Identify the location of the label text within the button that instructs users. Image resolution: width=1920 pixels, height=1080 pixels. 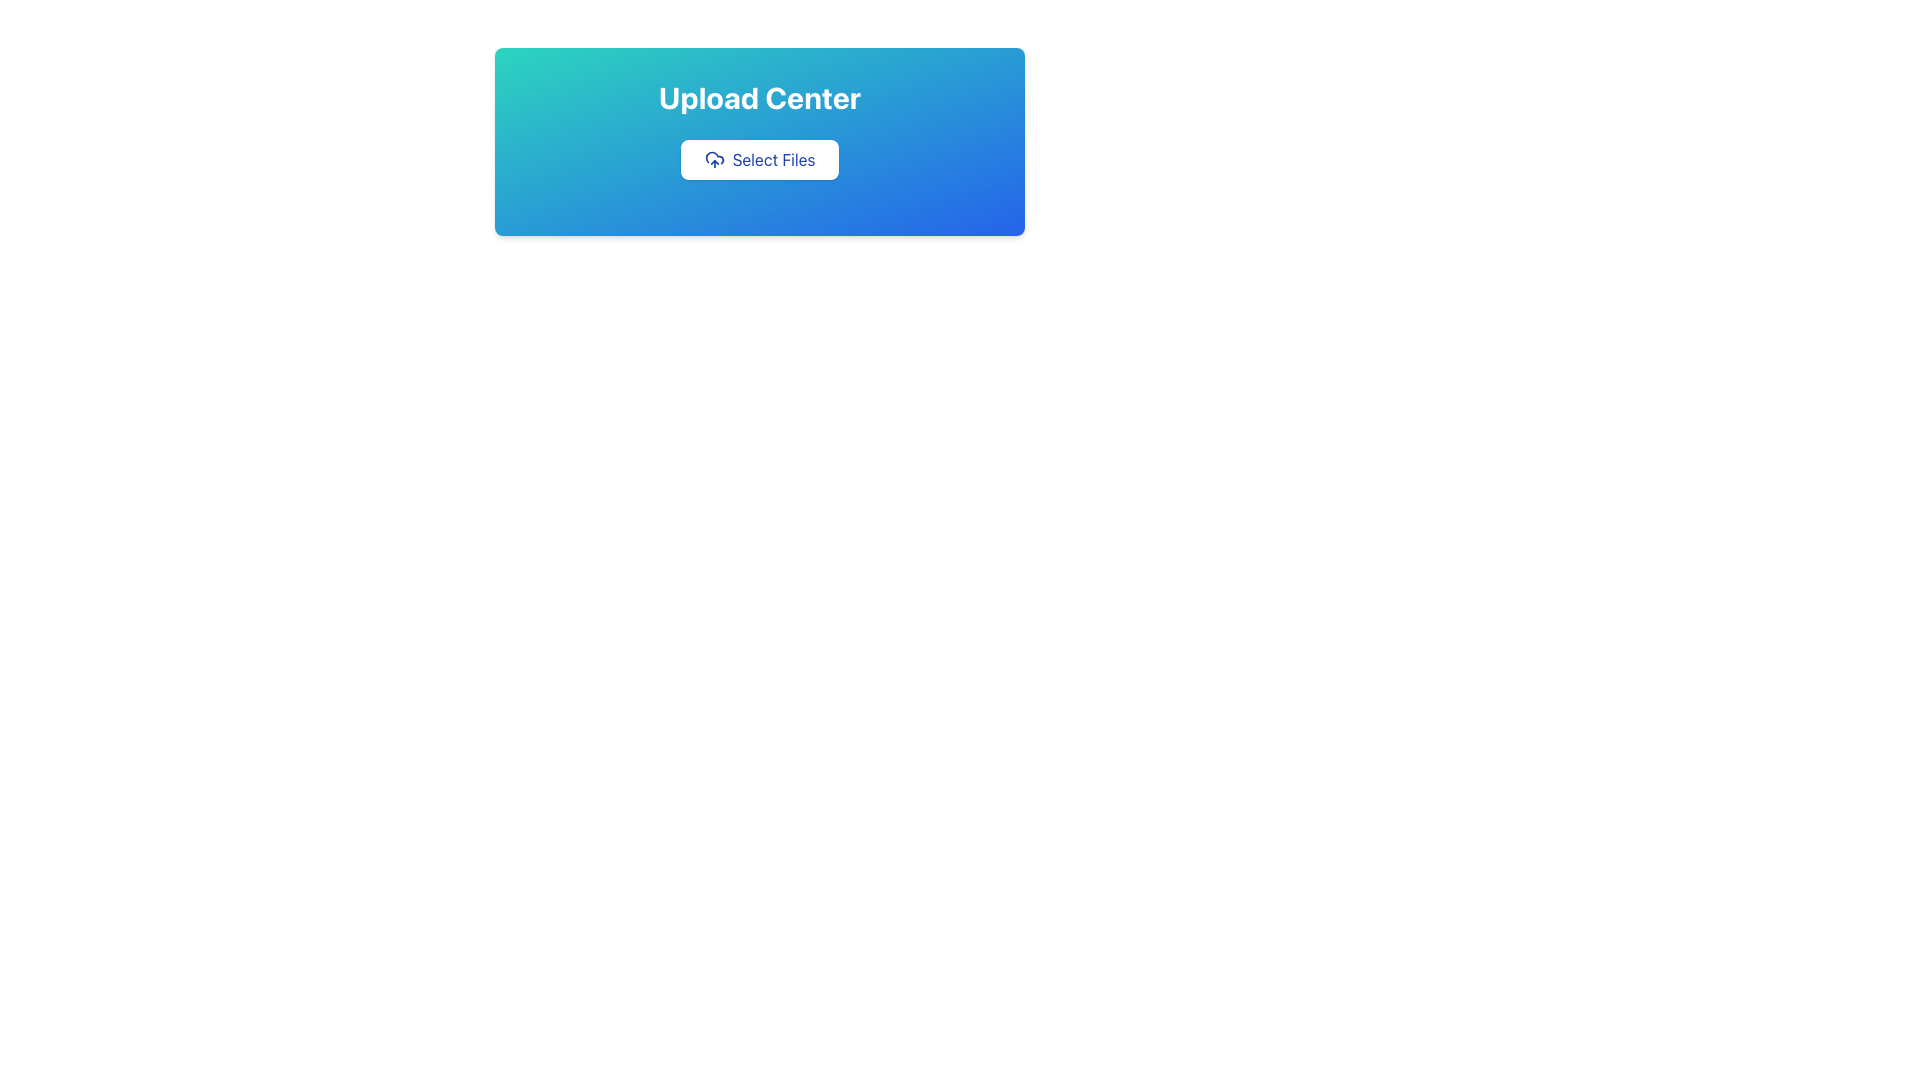
(772, 158).